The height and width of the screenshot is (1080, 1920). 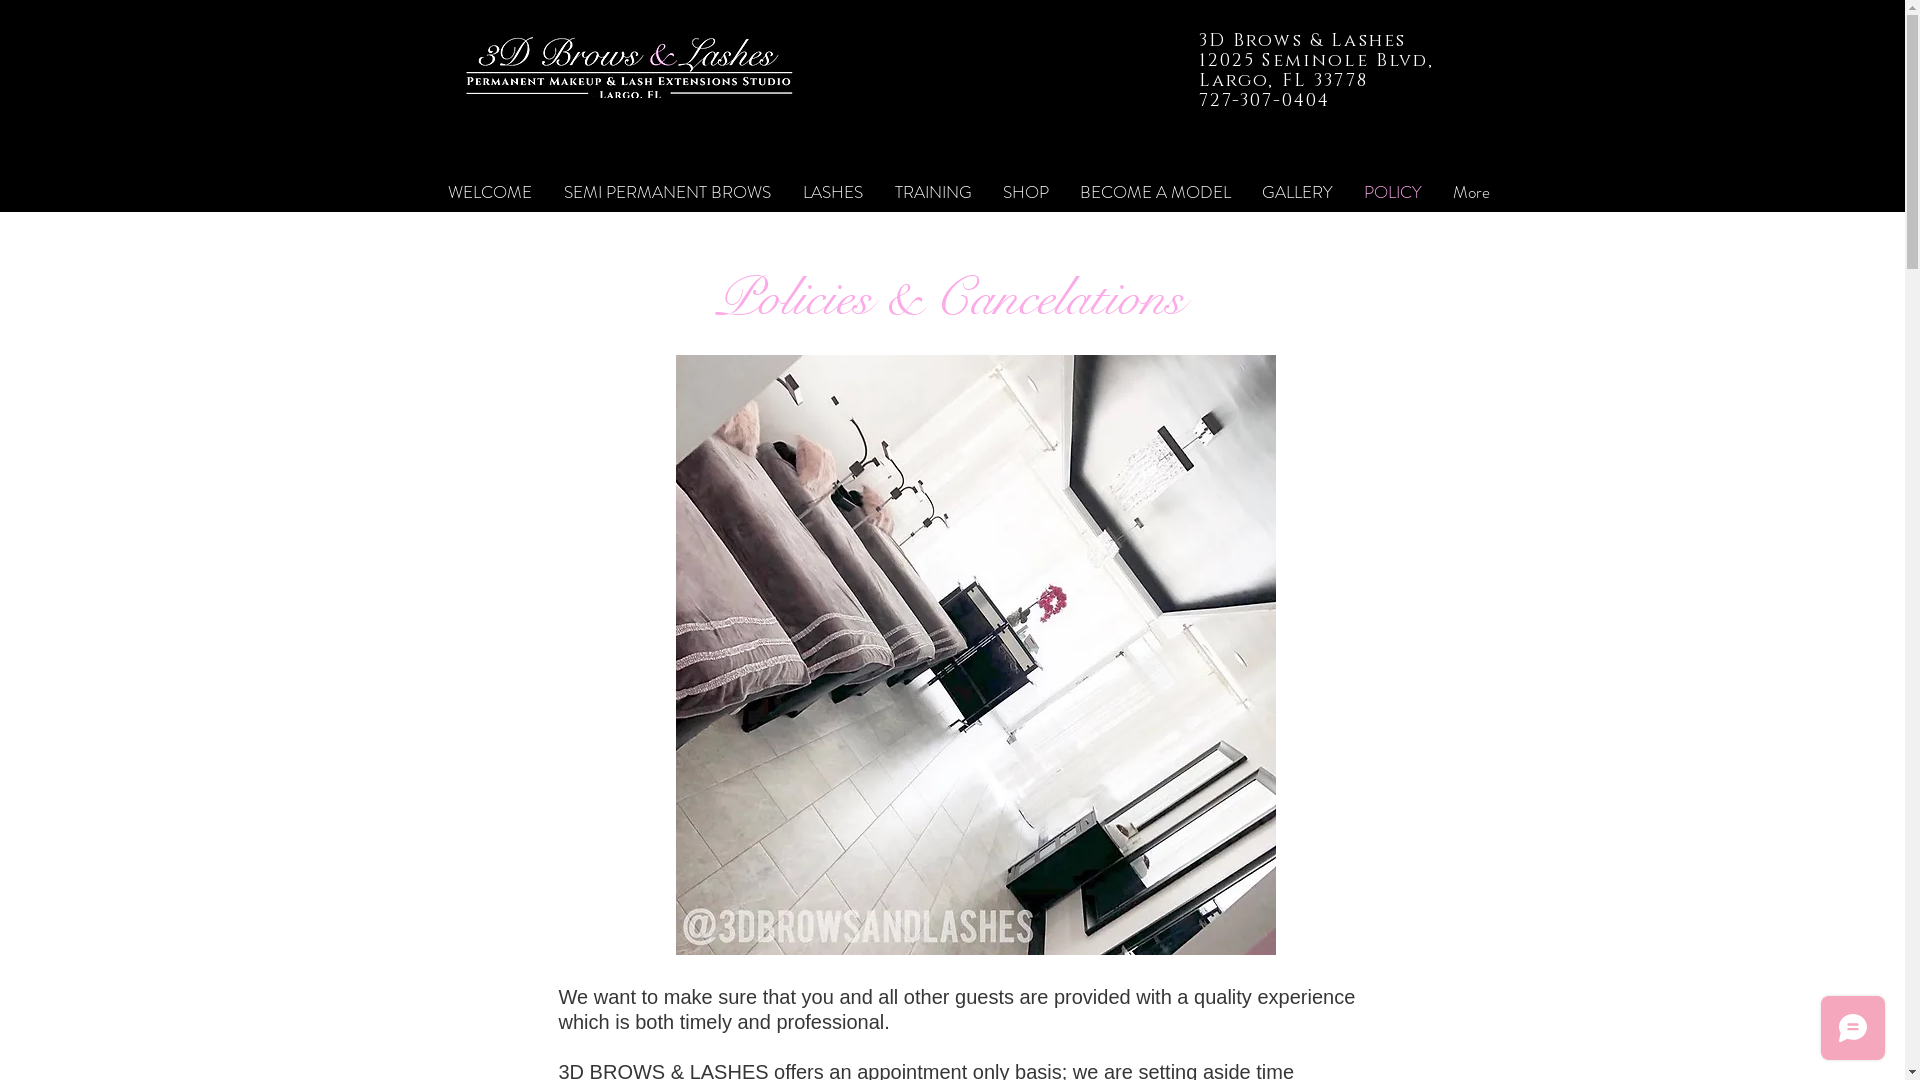 I want to click on 'BECOME A MODEL', so click(x=1155, y=192).